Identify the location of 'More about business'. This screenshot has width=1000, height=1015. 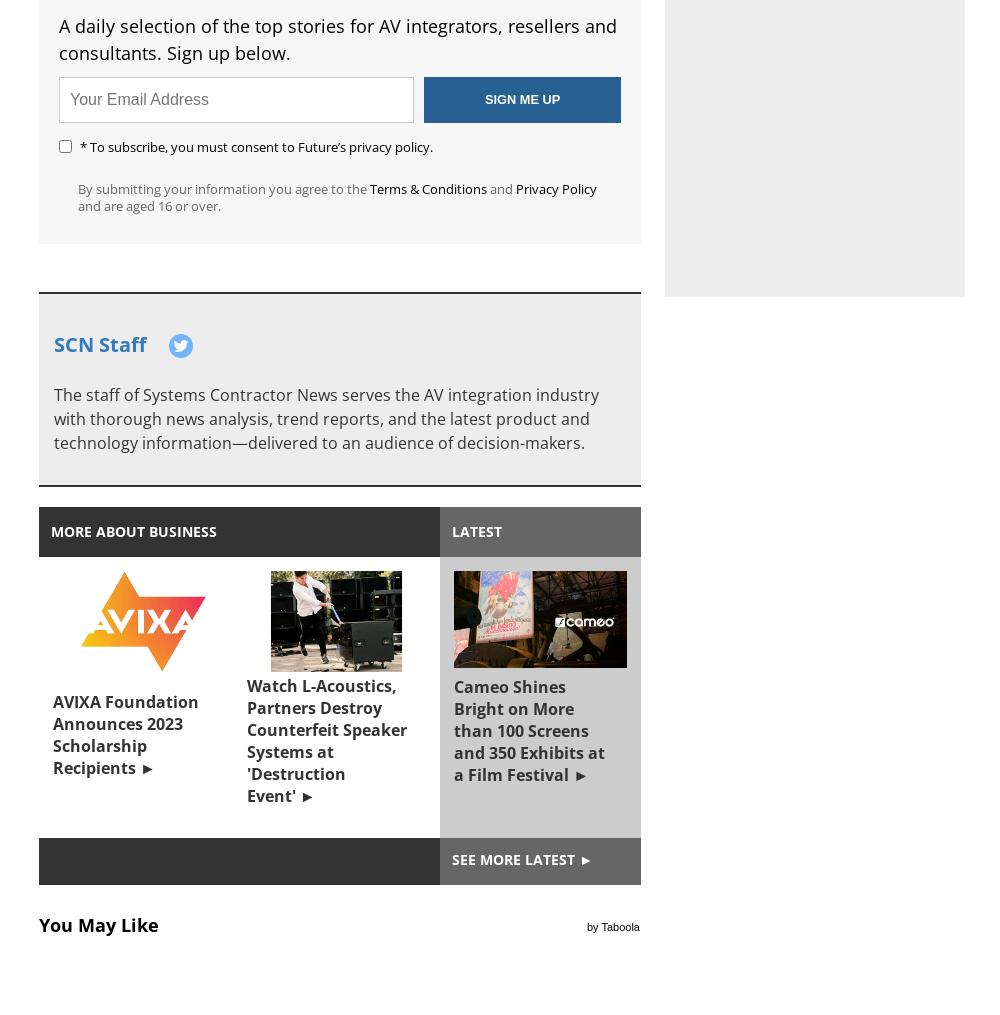
(134, 531).